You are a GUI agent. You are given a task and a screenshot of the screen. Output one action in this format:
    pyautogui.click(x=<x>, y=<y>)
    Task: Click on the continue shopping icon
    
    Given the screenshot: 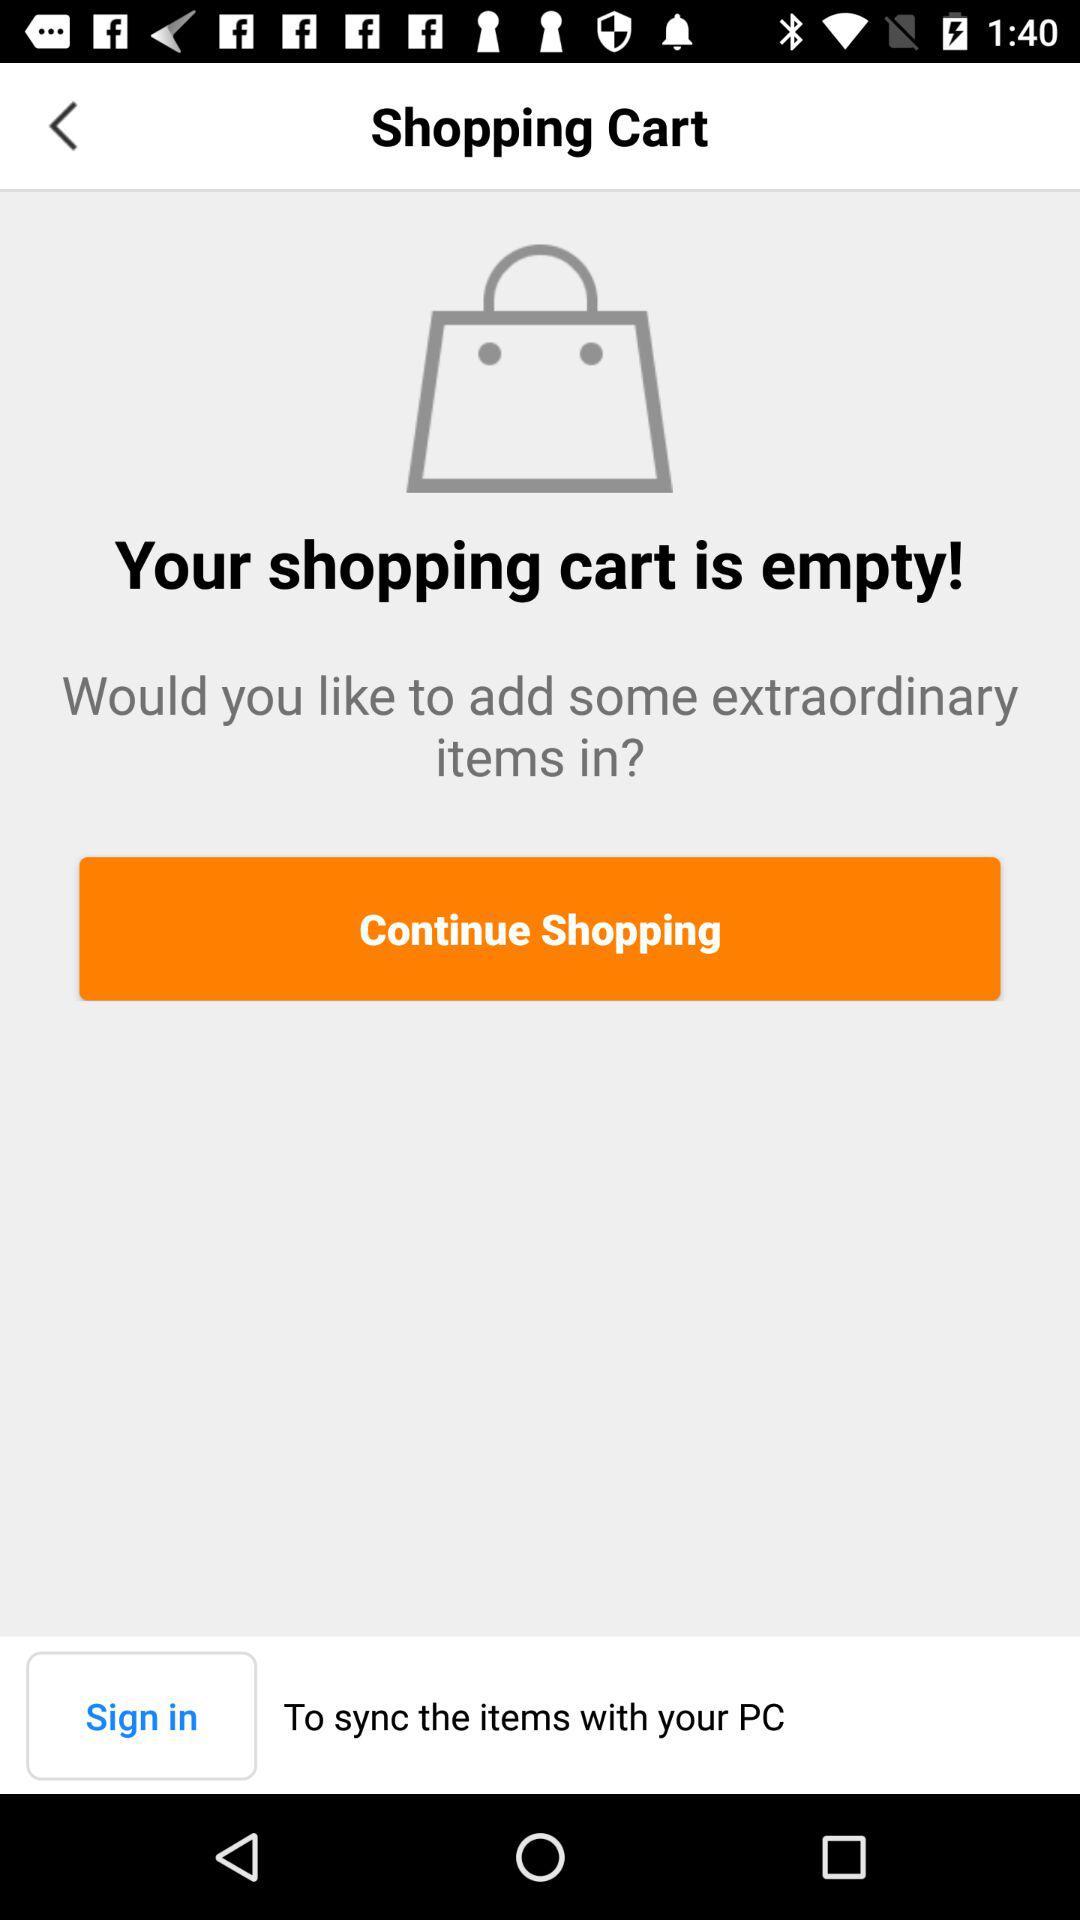 What is the action you would take?
    pyautogui.click(x=540, y=927)
    